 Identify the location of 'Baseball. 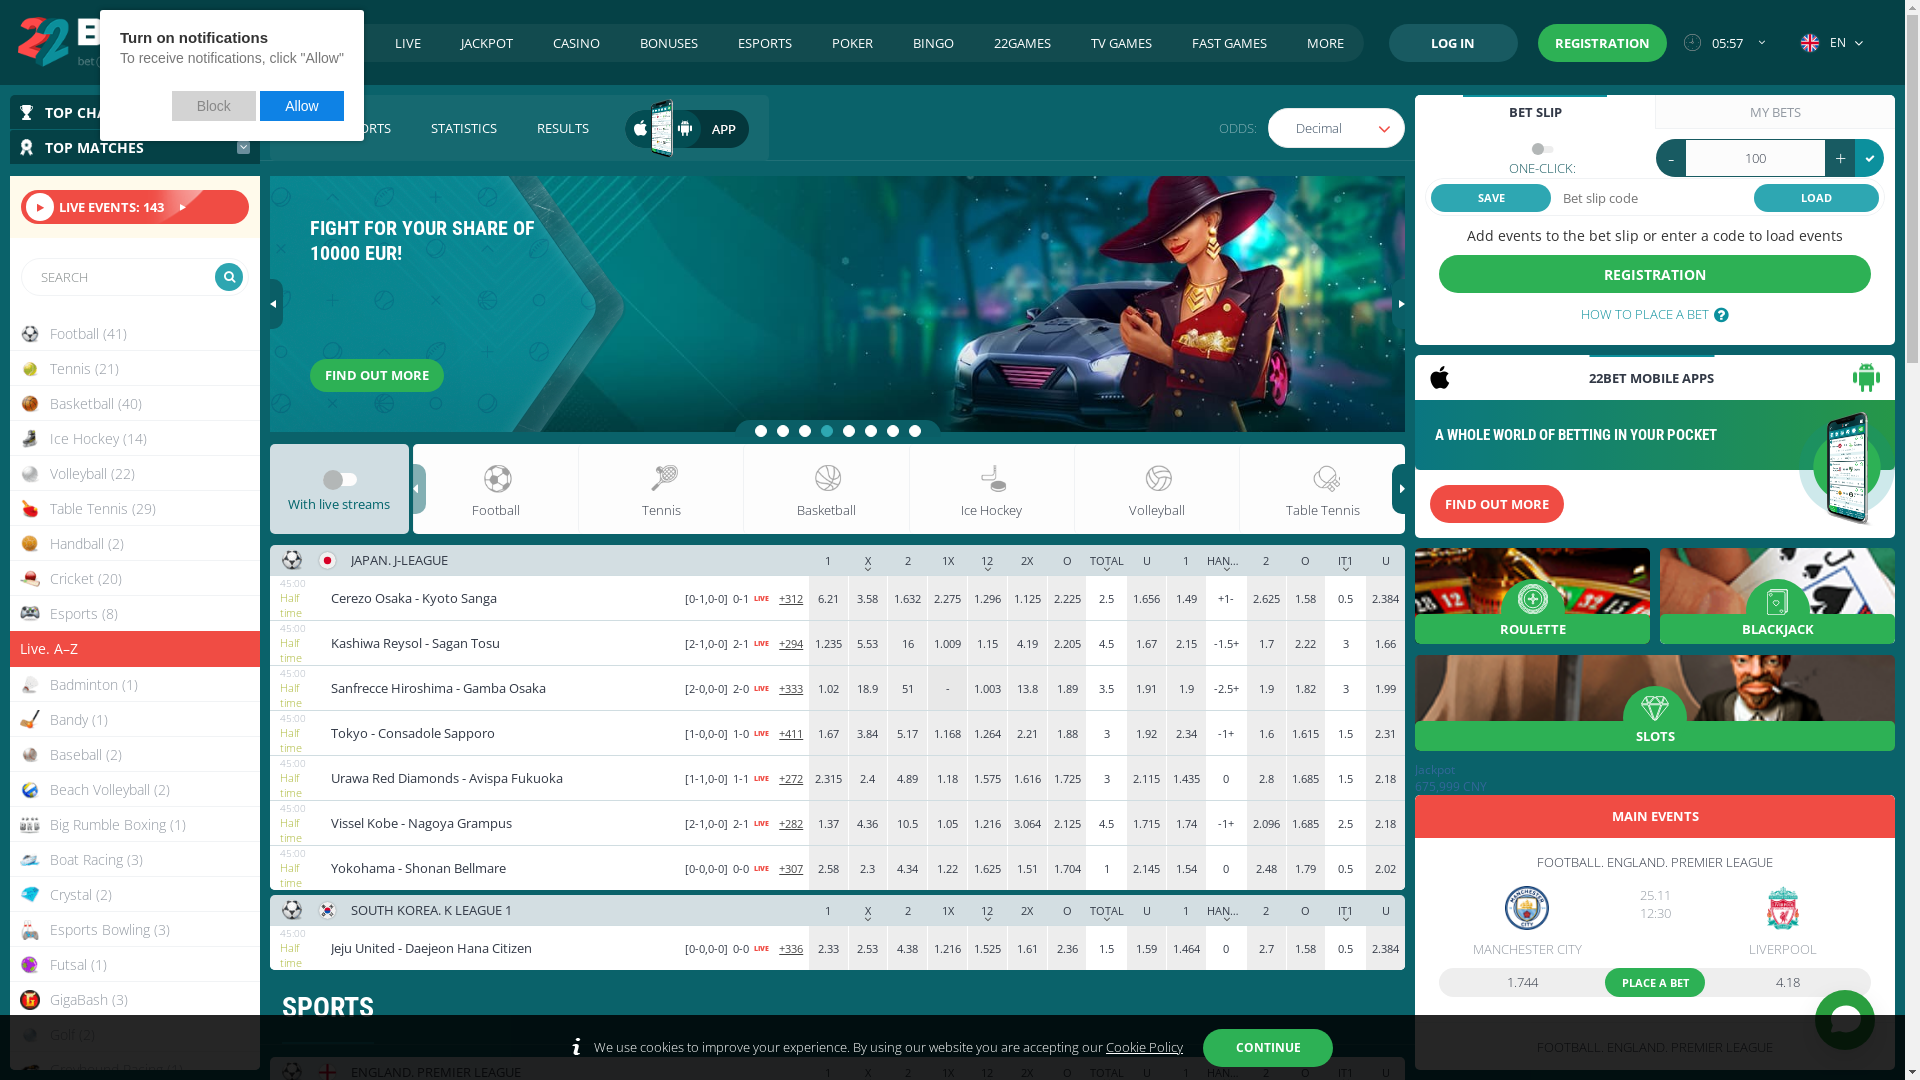
(133, 754).